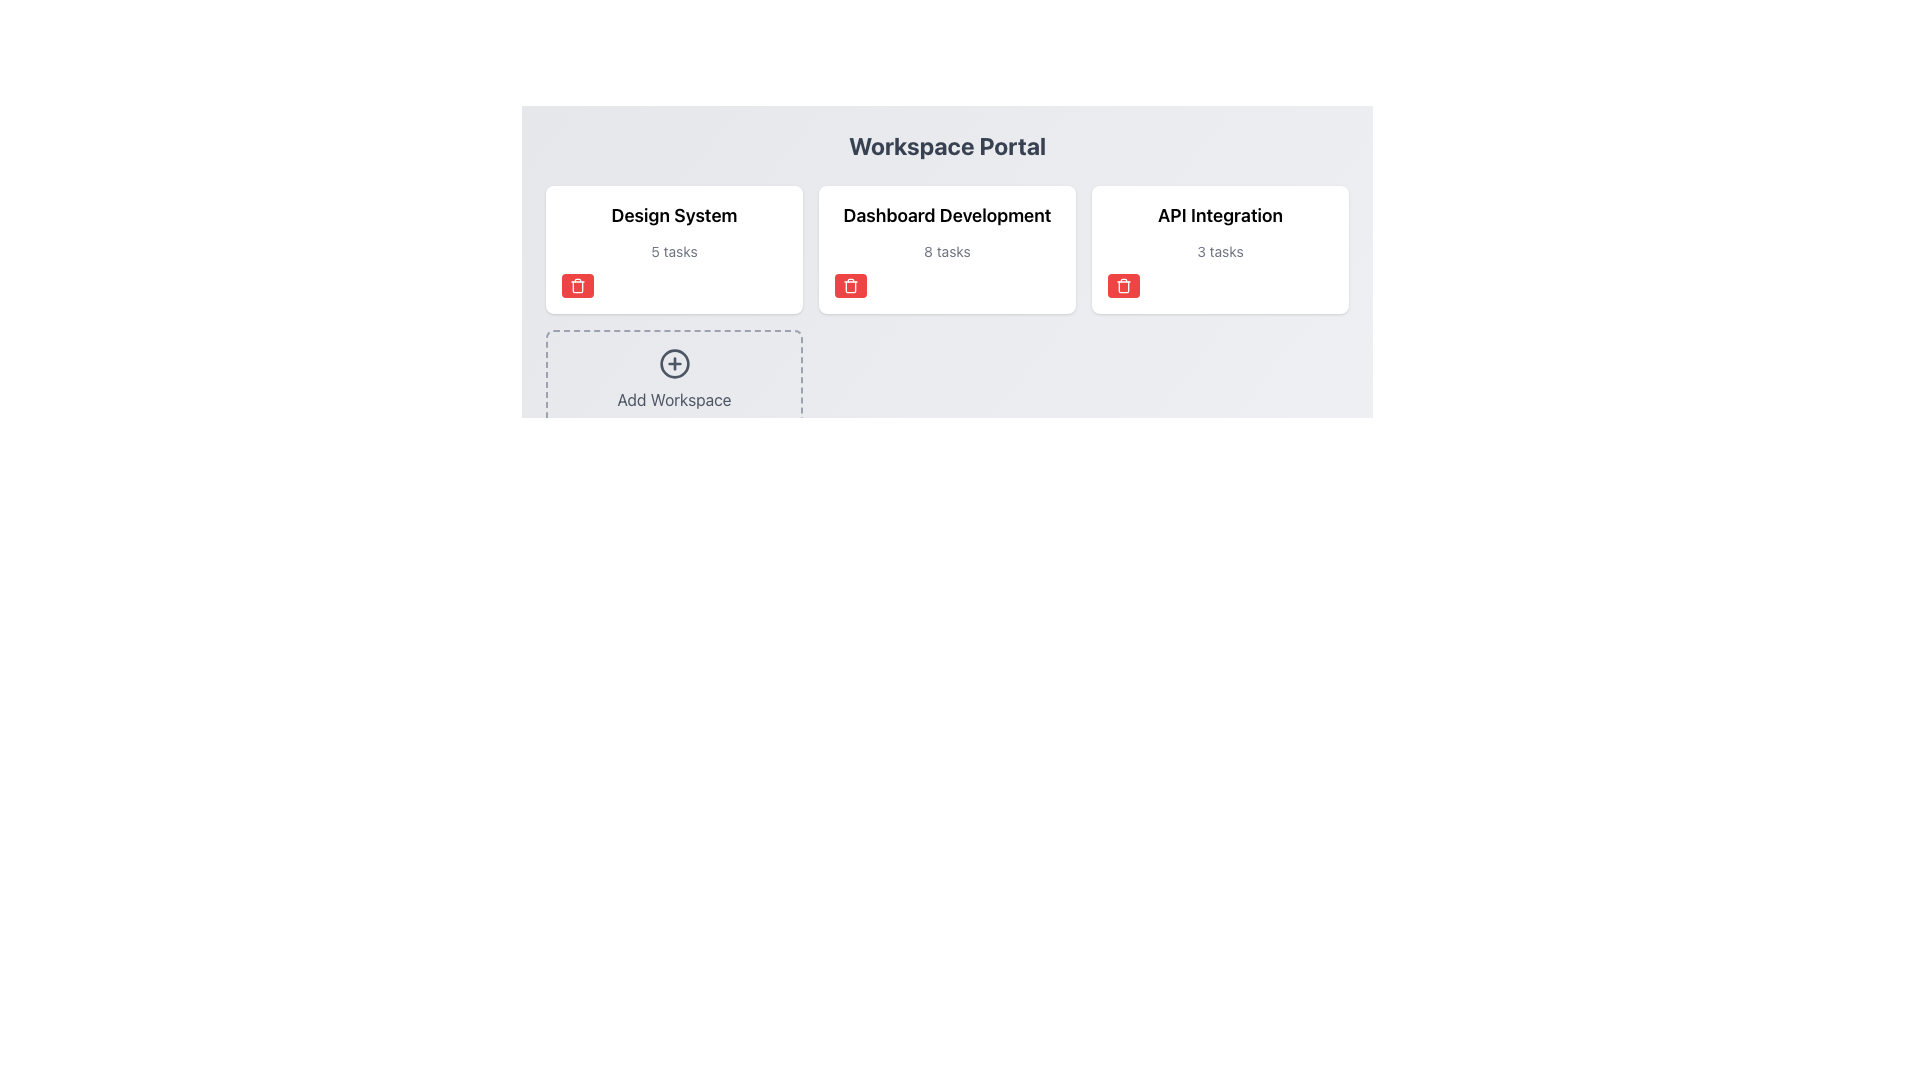 The width and height of the screenshot is (1920, 1080). What do you see at coordinates (576, 286) in the screenshot?
I see `the main body of the trash bin icon located in the lower-left corner of the 'Design System' card` at bounding box center [576, 286].